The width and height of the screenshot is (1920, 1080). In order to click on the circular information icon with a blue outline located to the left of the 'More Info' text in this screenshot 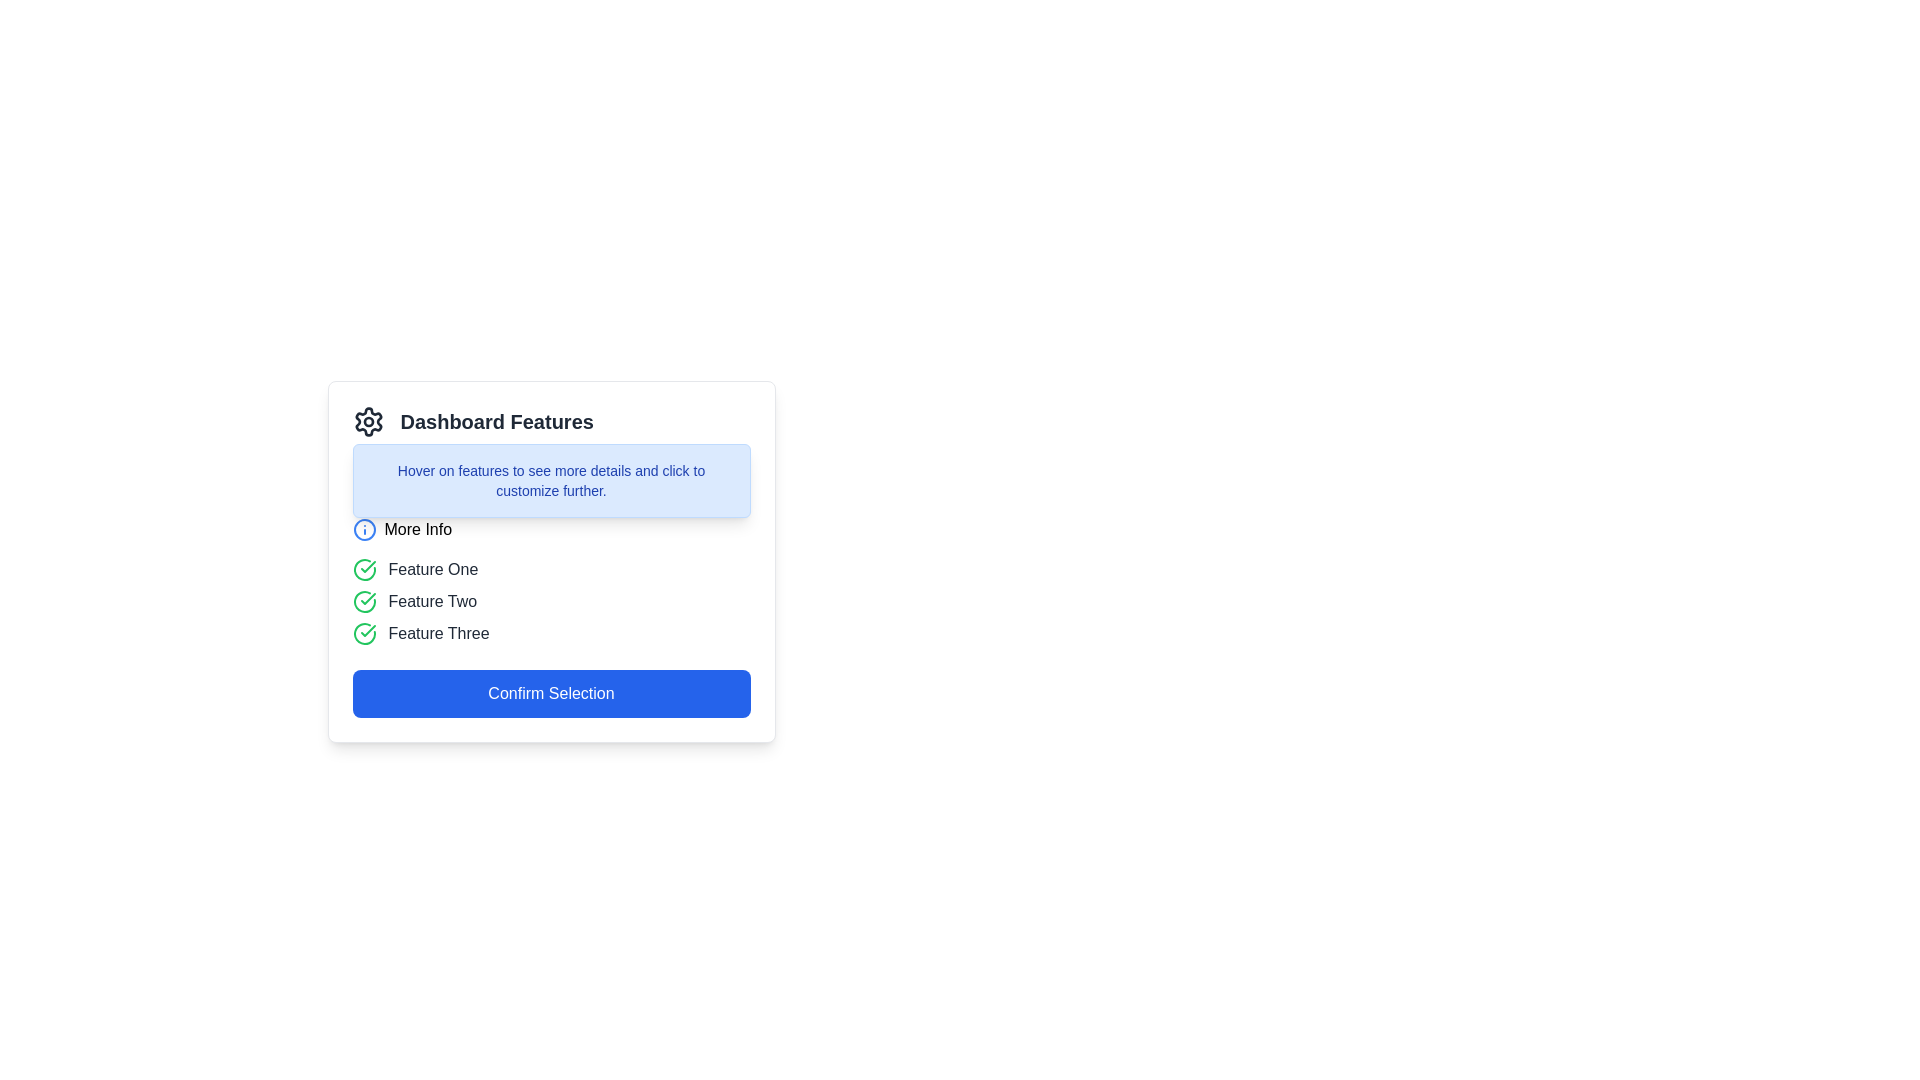, I will do `click(364, 528)`.